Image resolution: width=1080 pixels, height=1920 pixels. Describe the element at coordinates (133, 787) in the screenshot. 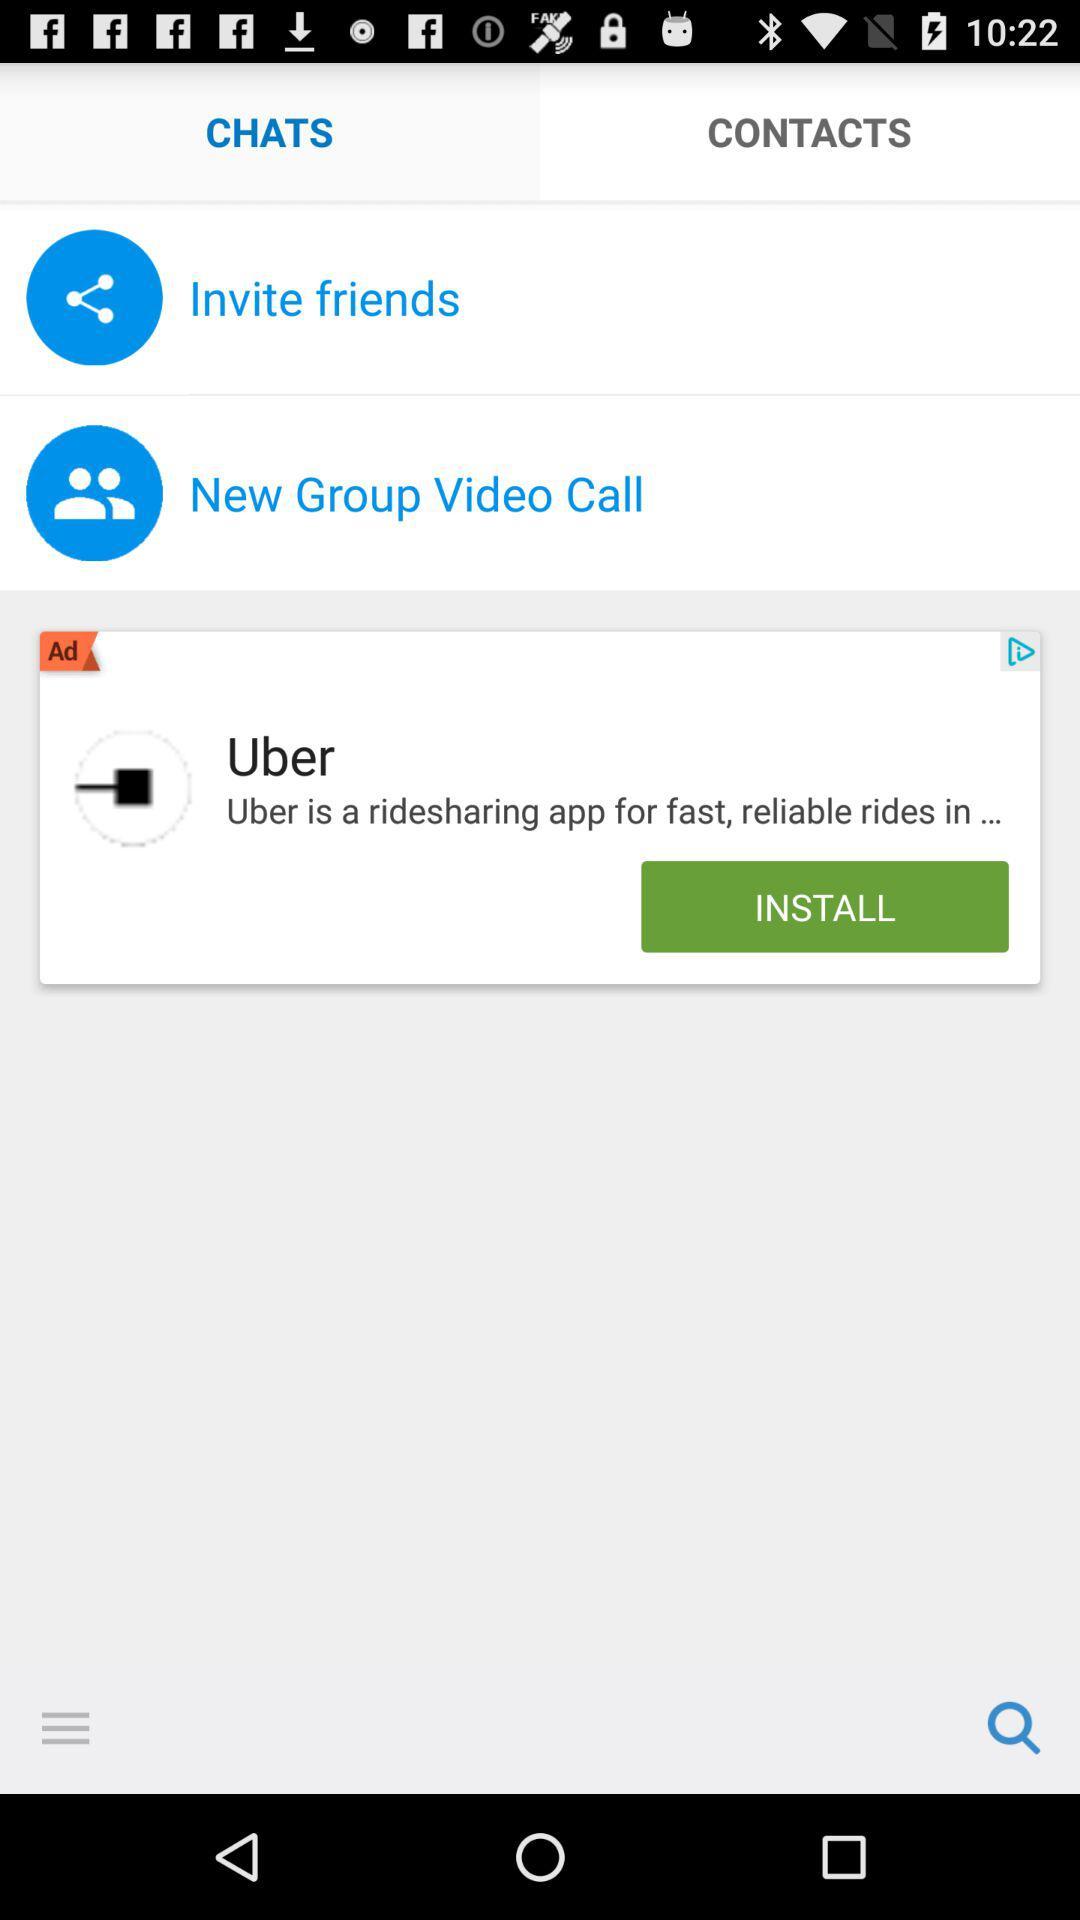

I see `show advertisement from uber` at that location.